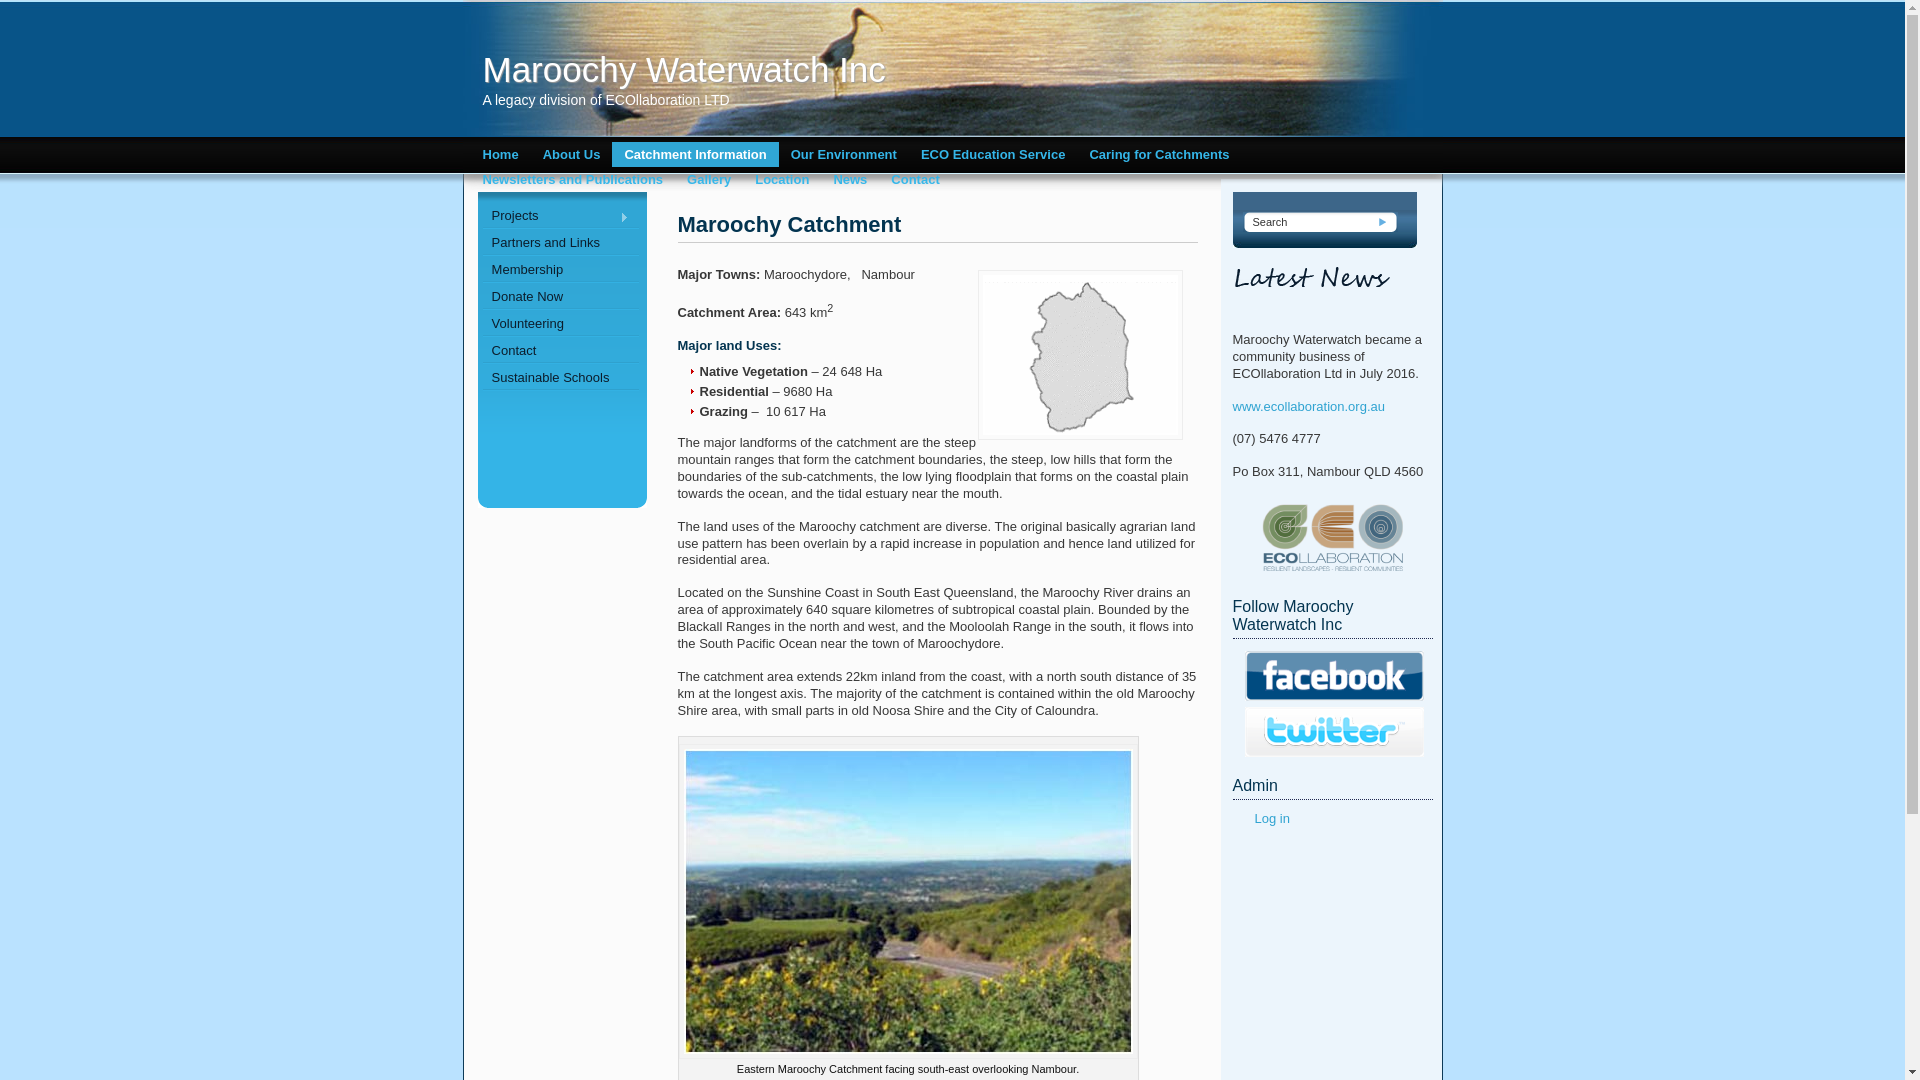 Image resolution: width=1920 pixels, height=1080 pixels. Describe the element at coordinates (695, 153) in the screenshot. I see `'Catchment Information'` at that location.